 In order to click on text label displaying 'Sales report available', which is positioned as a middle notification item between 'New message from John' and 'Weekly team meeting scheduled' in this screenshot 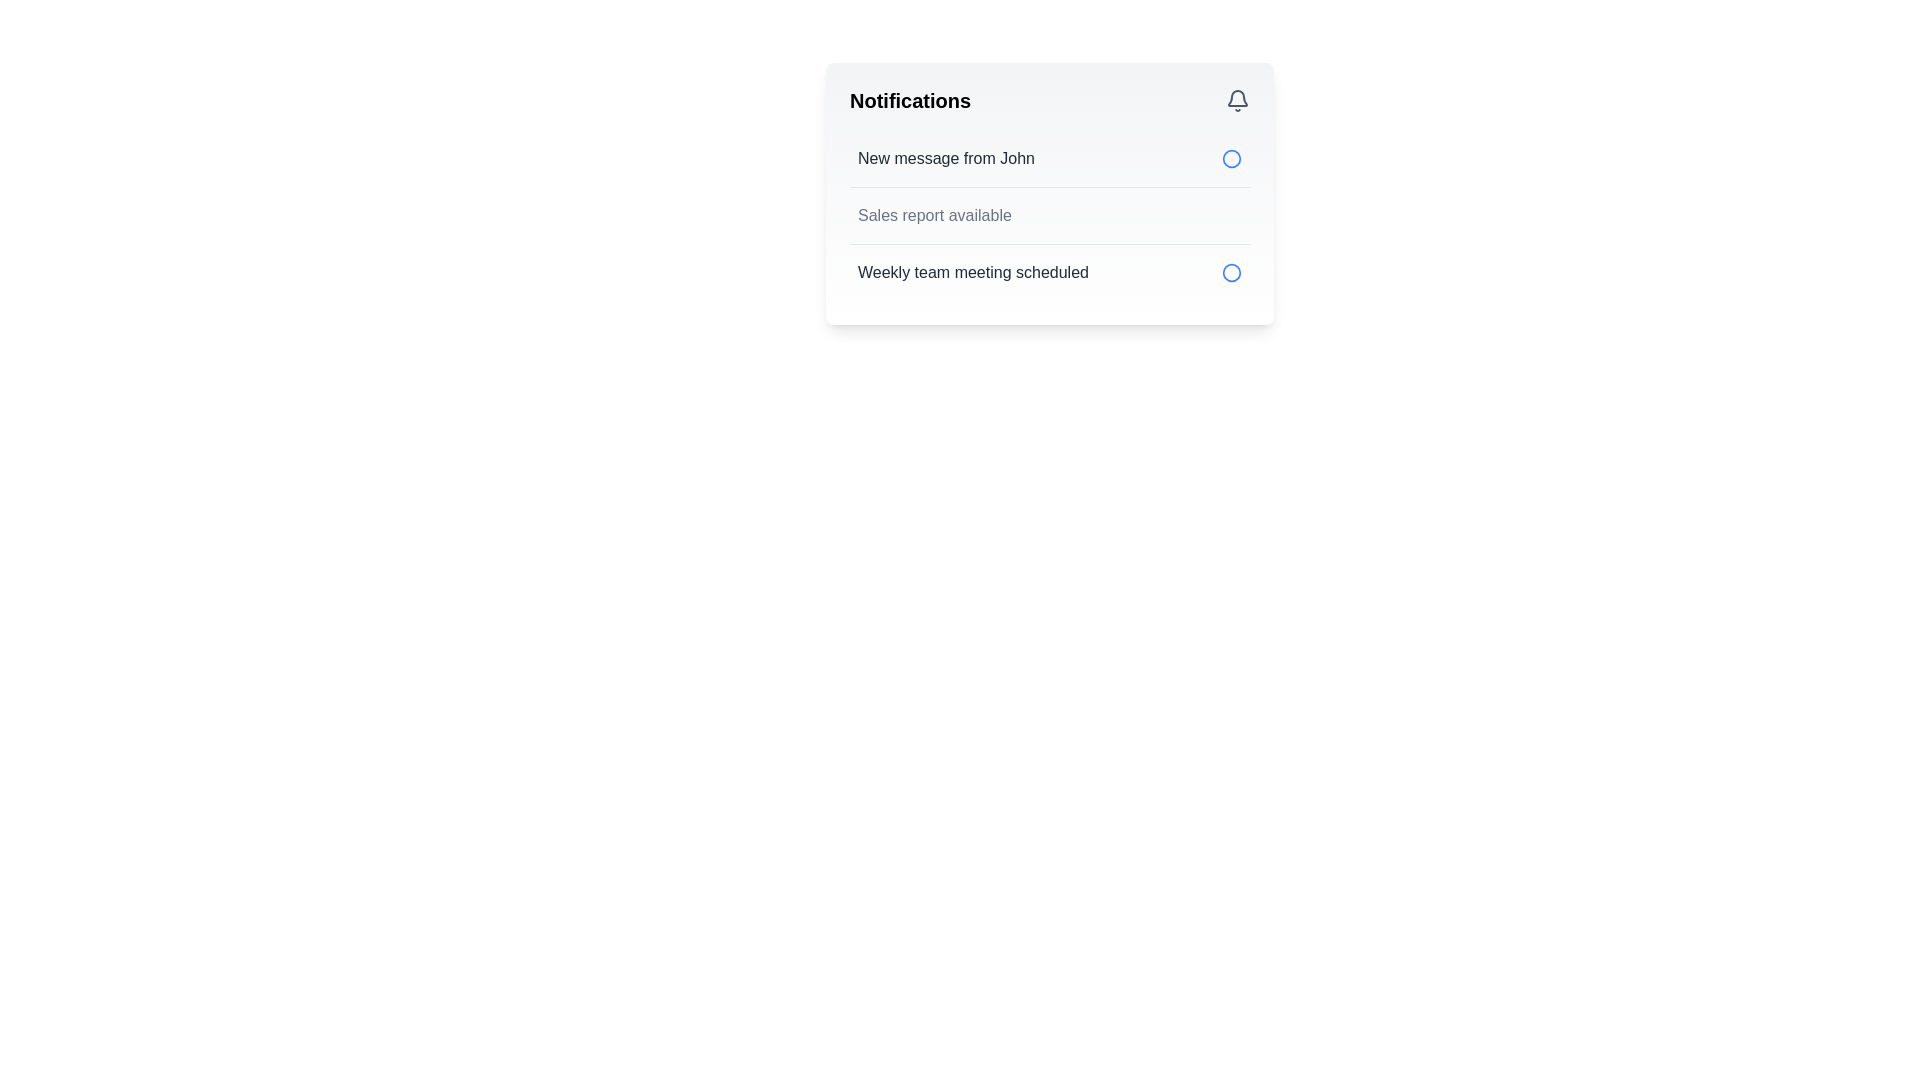, I will do `click(933, 216)`.